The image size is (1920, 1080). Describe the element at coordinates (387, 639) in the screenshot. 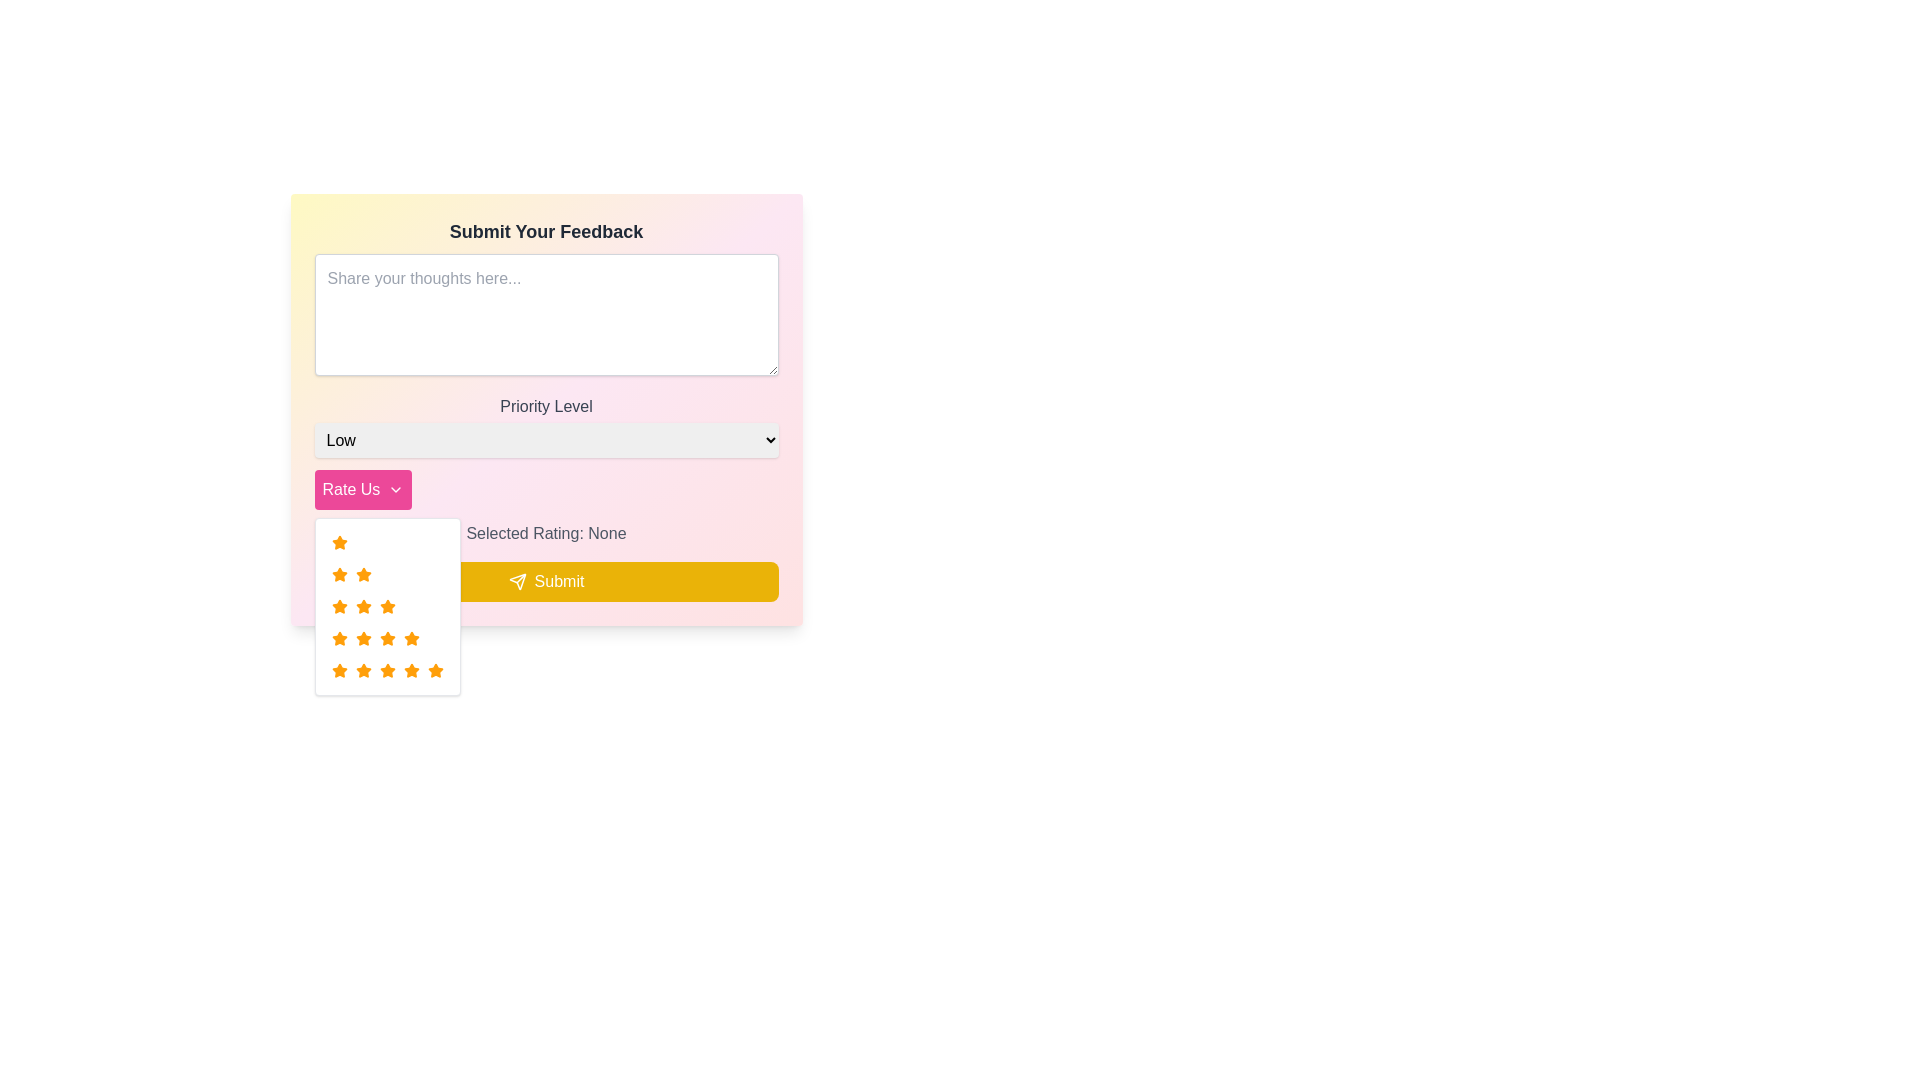

I see `the fourth star icon in the rating system located under the 'Rate Us' dropdown` at that location.